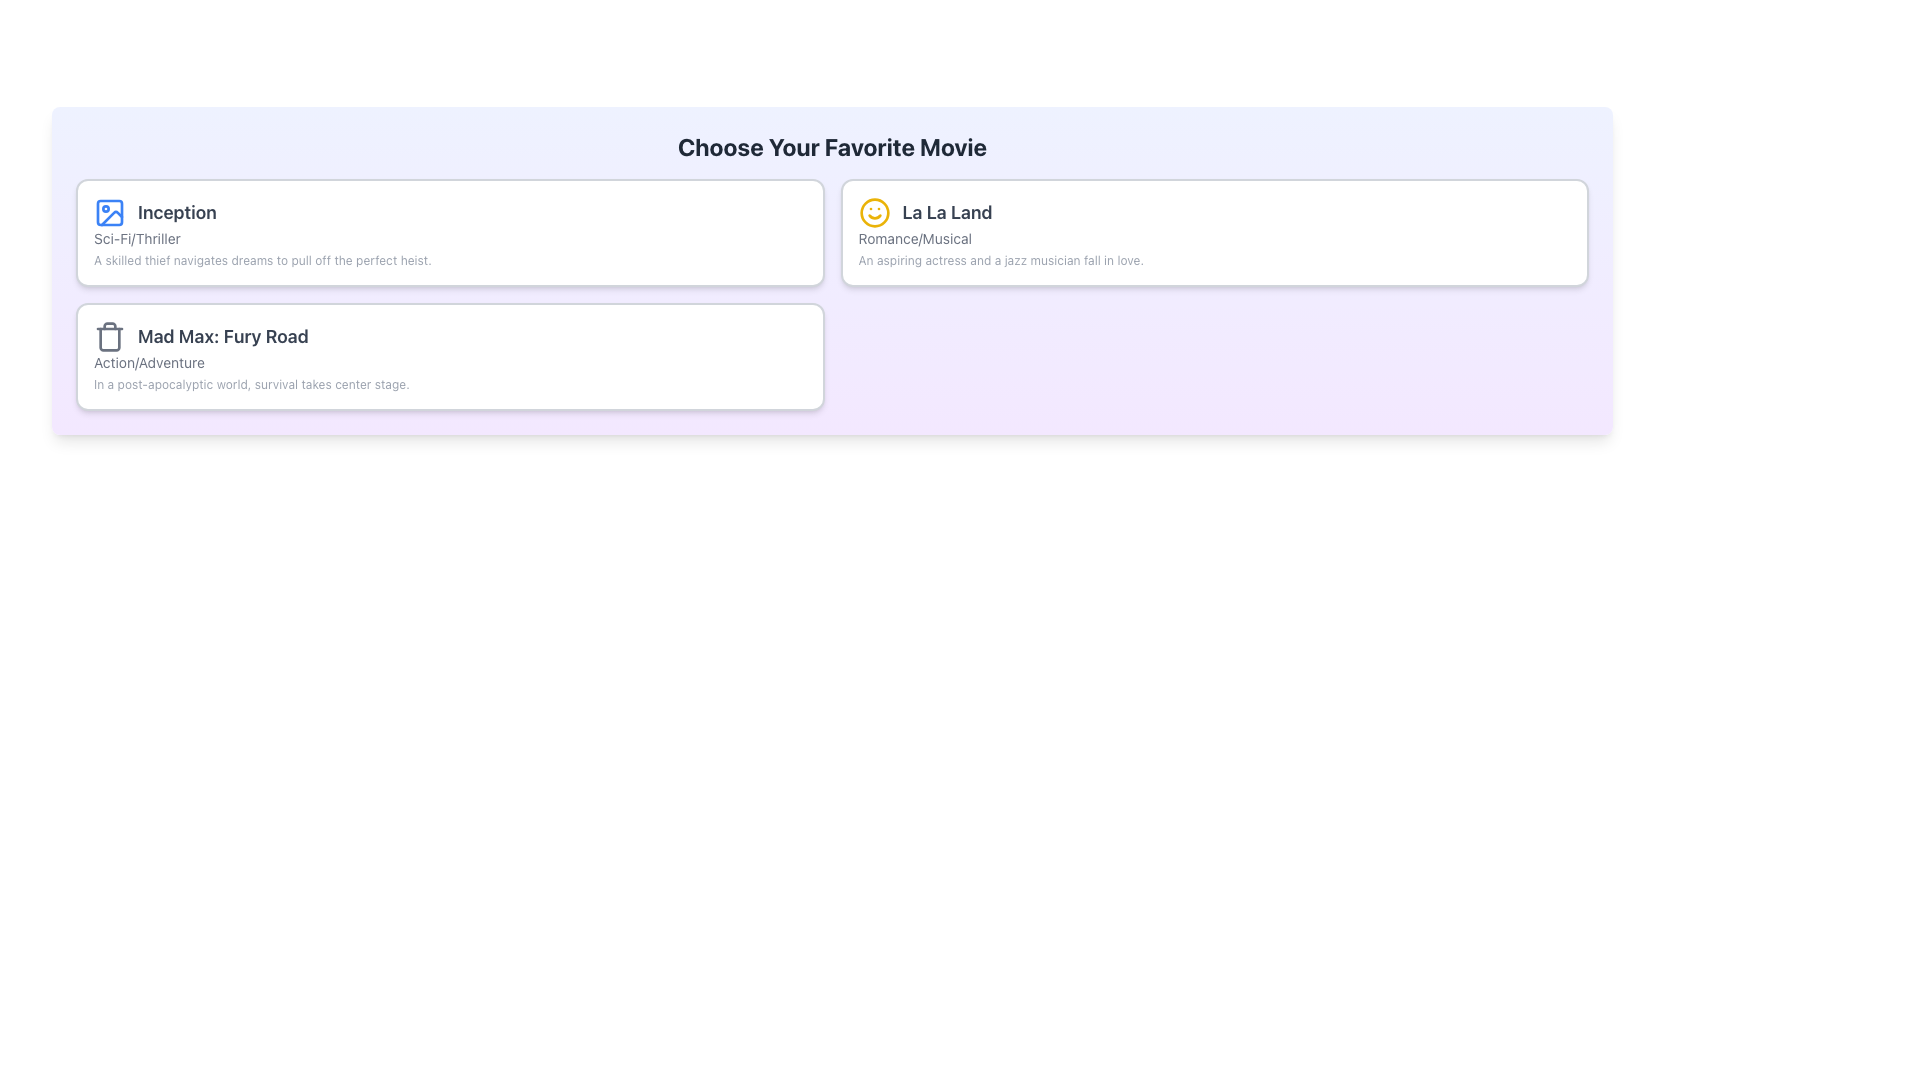  Describe the element at coordinates (201, 335) in the screenshot. I see `the text label displaying the title 'Mad Max: Fury Road' within the movie selection list` at that location.